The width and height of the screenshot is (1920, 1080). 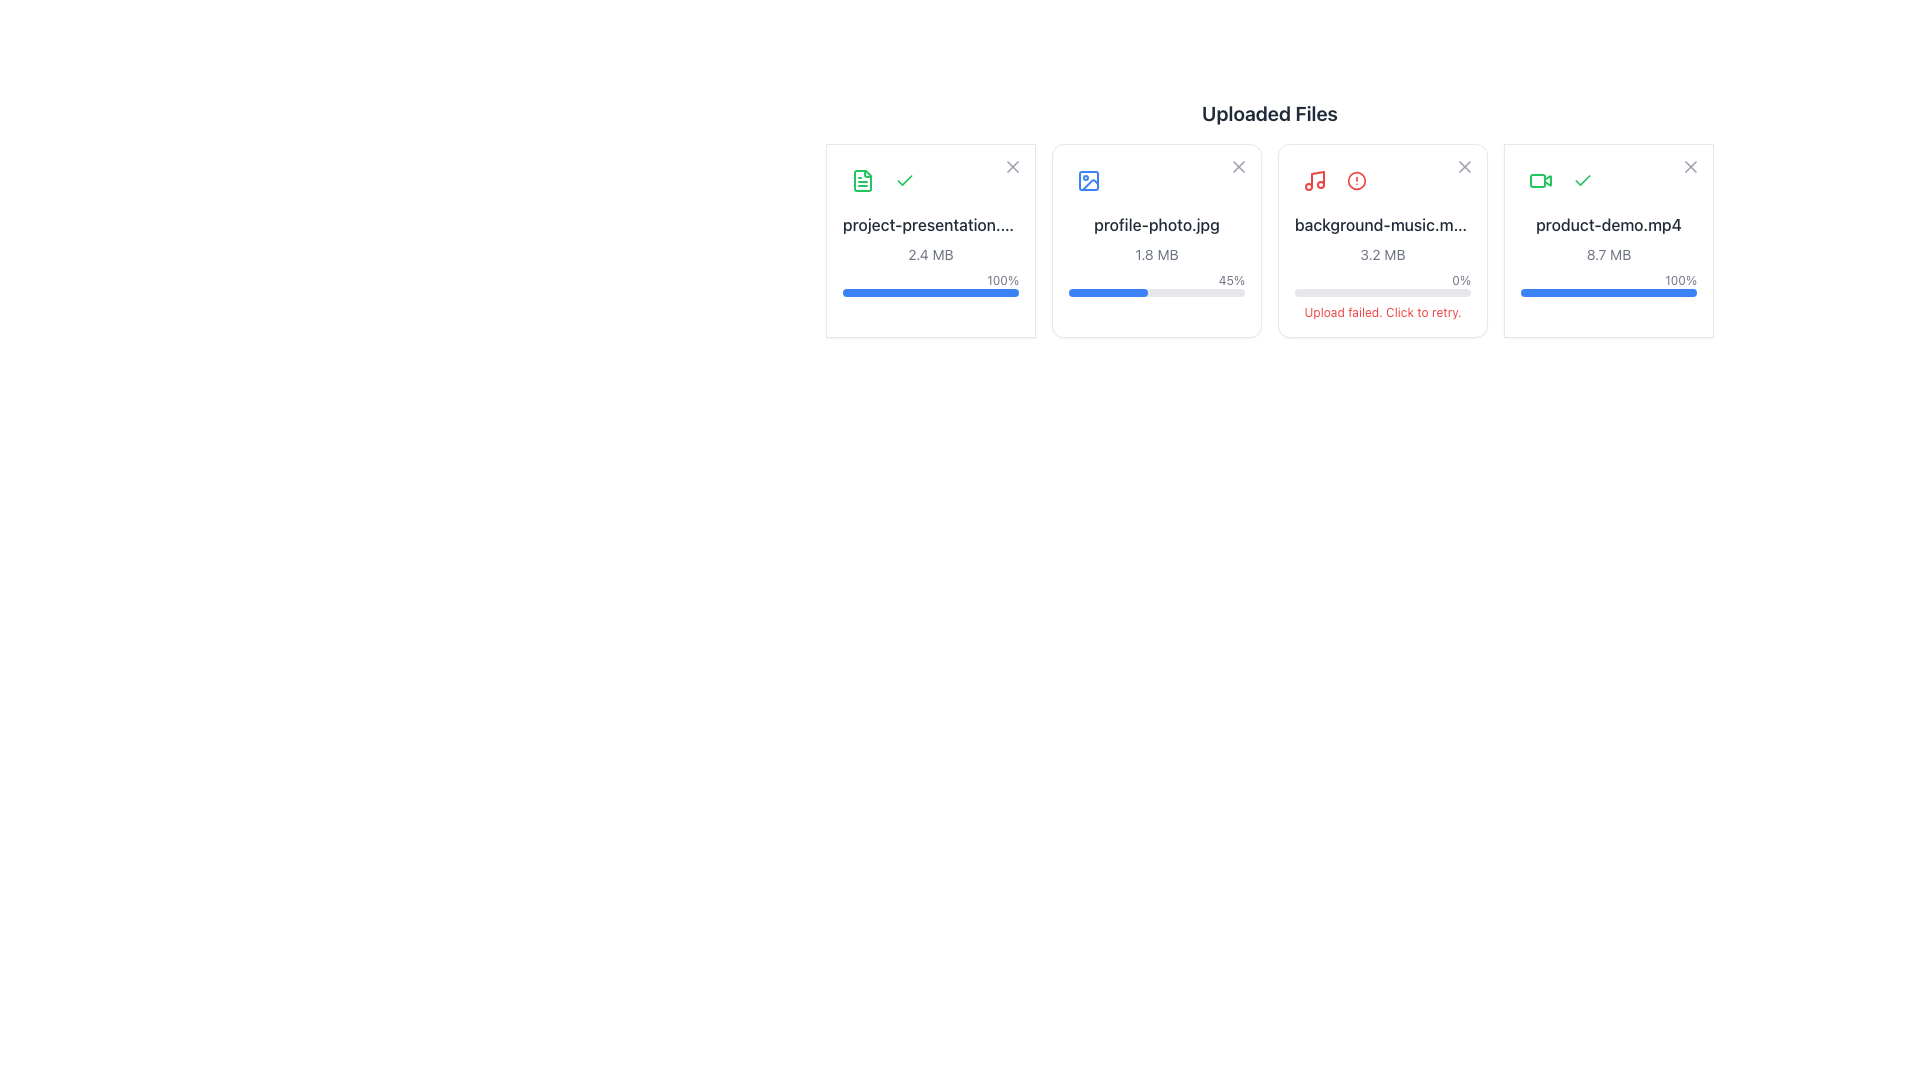 I want to click on the upload progress for 'profile-photo.jpg', so click(x=1096, y=293).